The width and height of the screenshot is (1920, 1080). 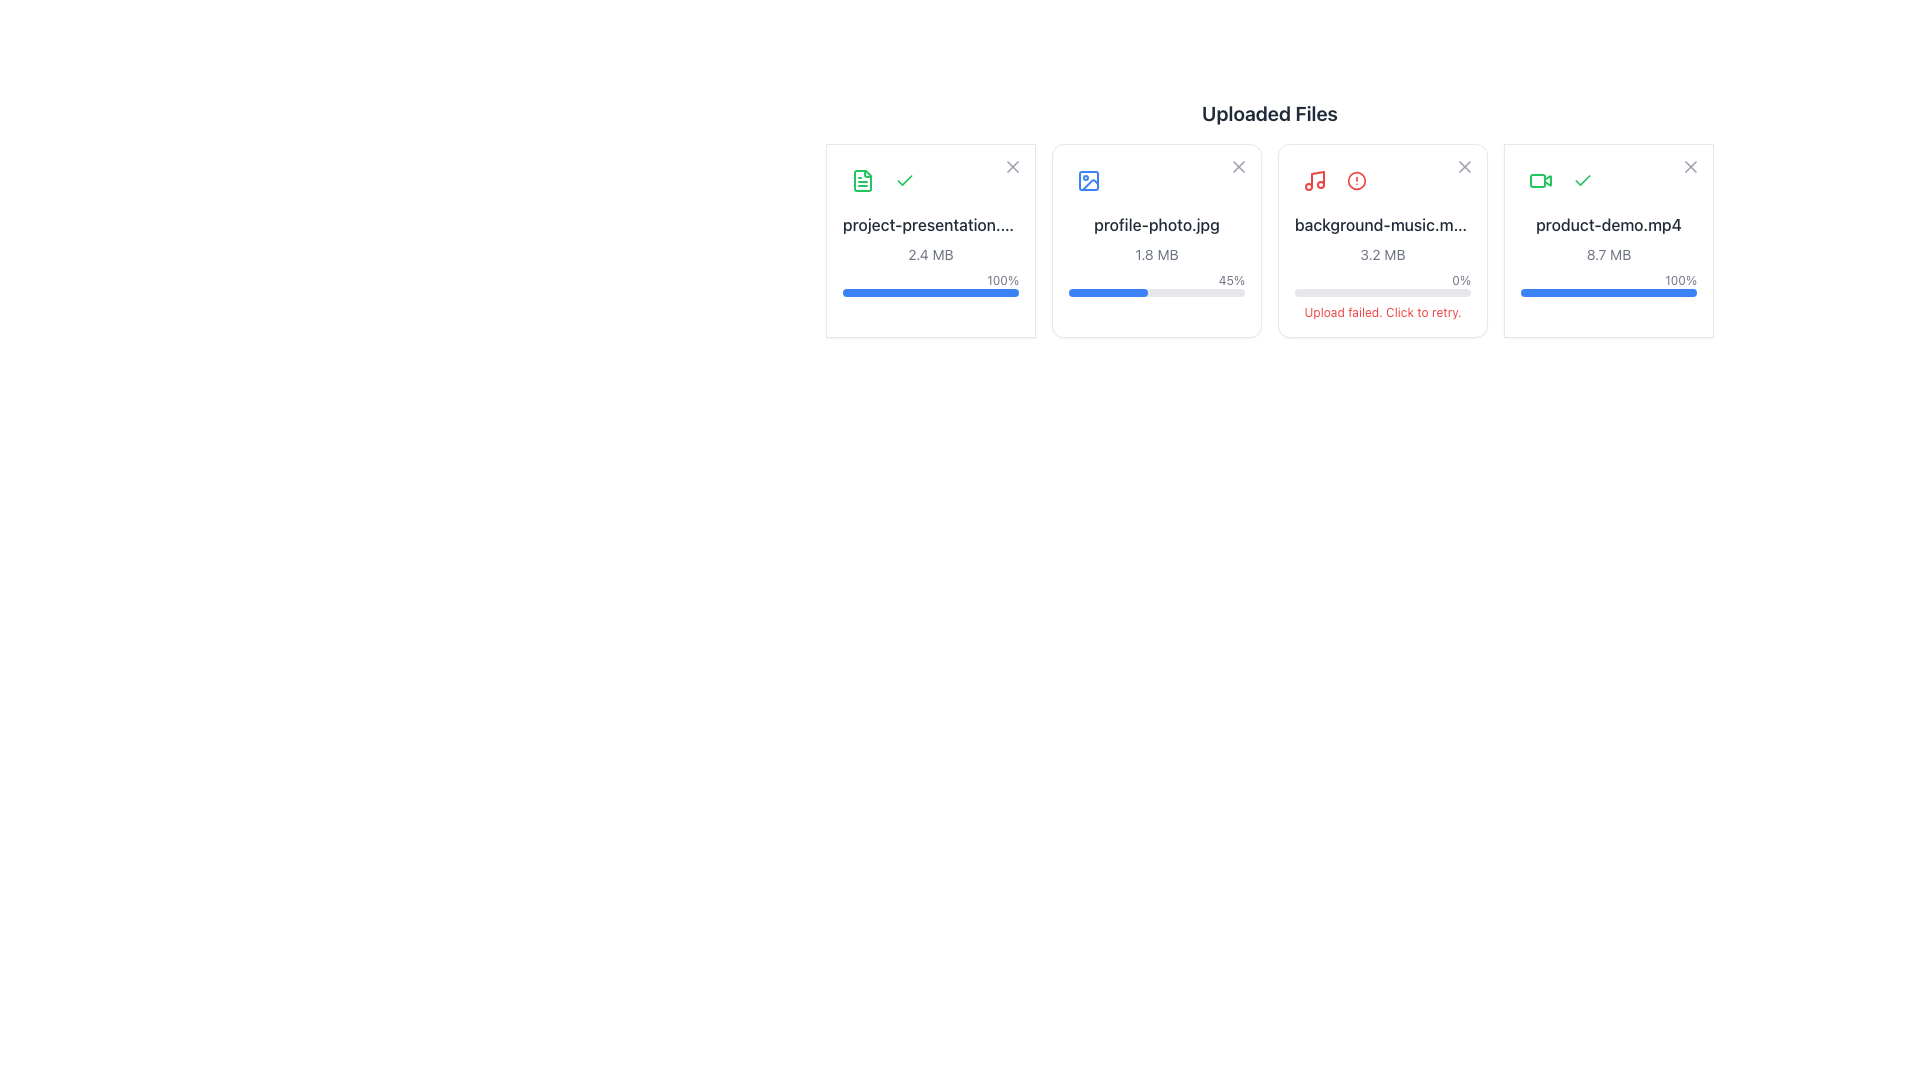 I want to click on the upload progress for 'profile-photo.jpg', so click(x=1096, y=293).